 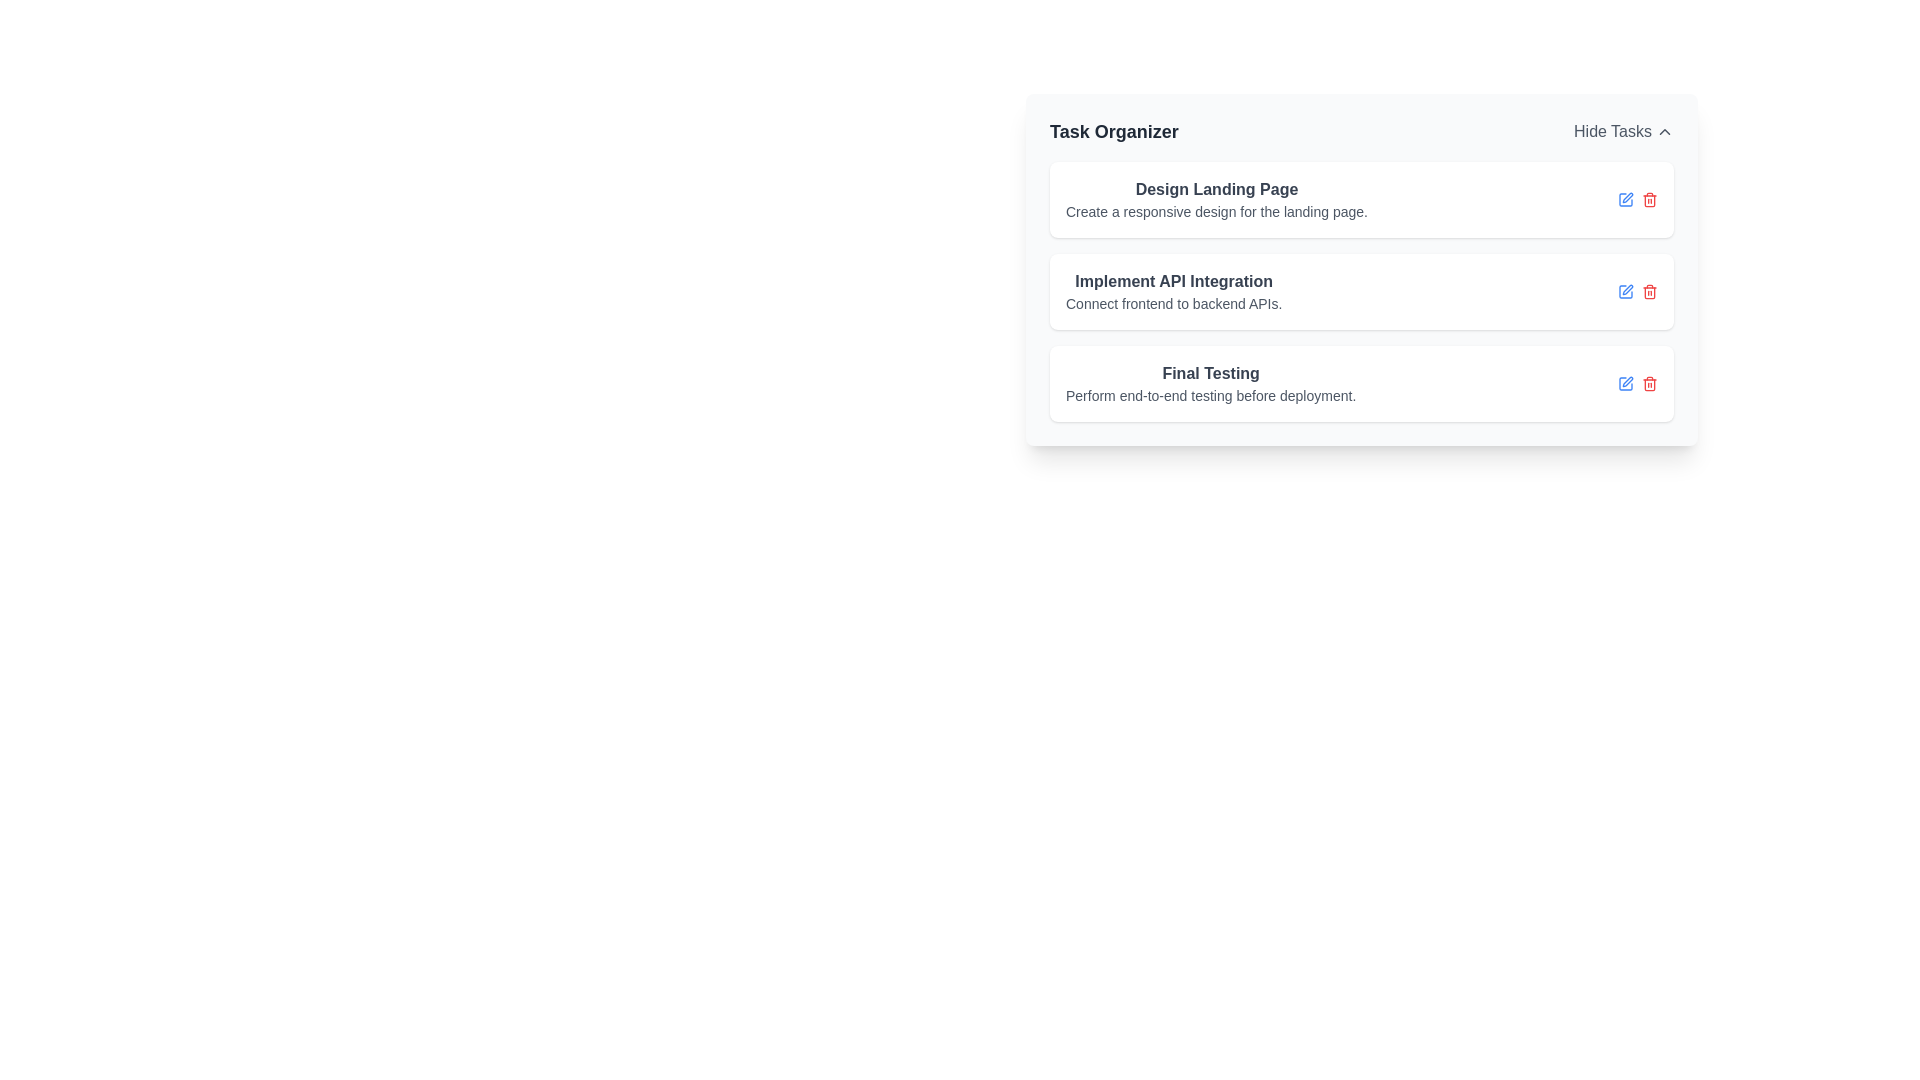 I want to click on the red trash can icon to change its color, which is located at the far right of the horizontal layout and is the second icon from the right, so click(x=1650, y=200).